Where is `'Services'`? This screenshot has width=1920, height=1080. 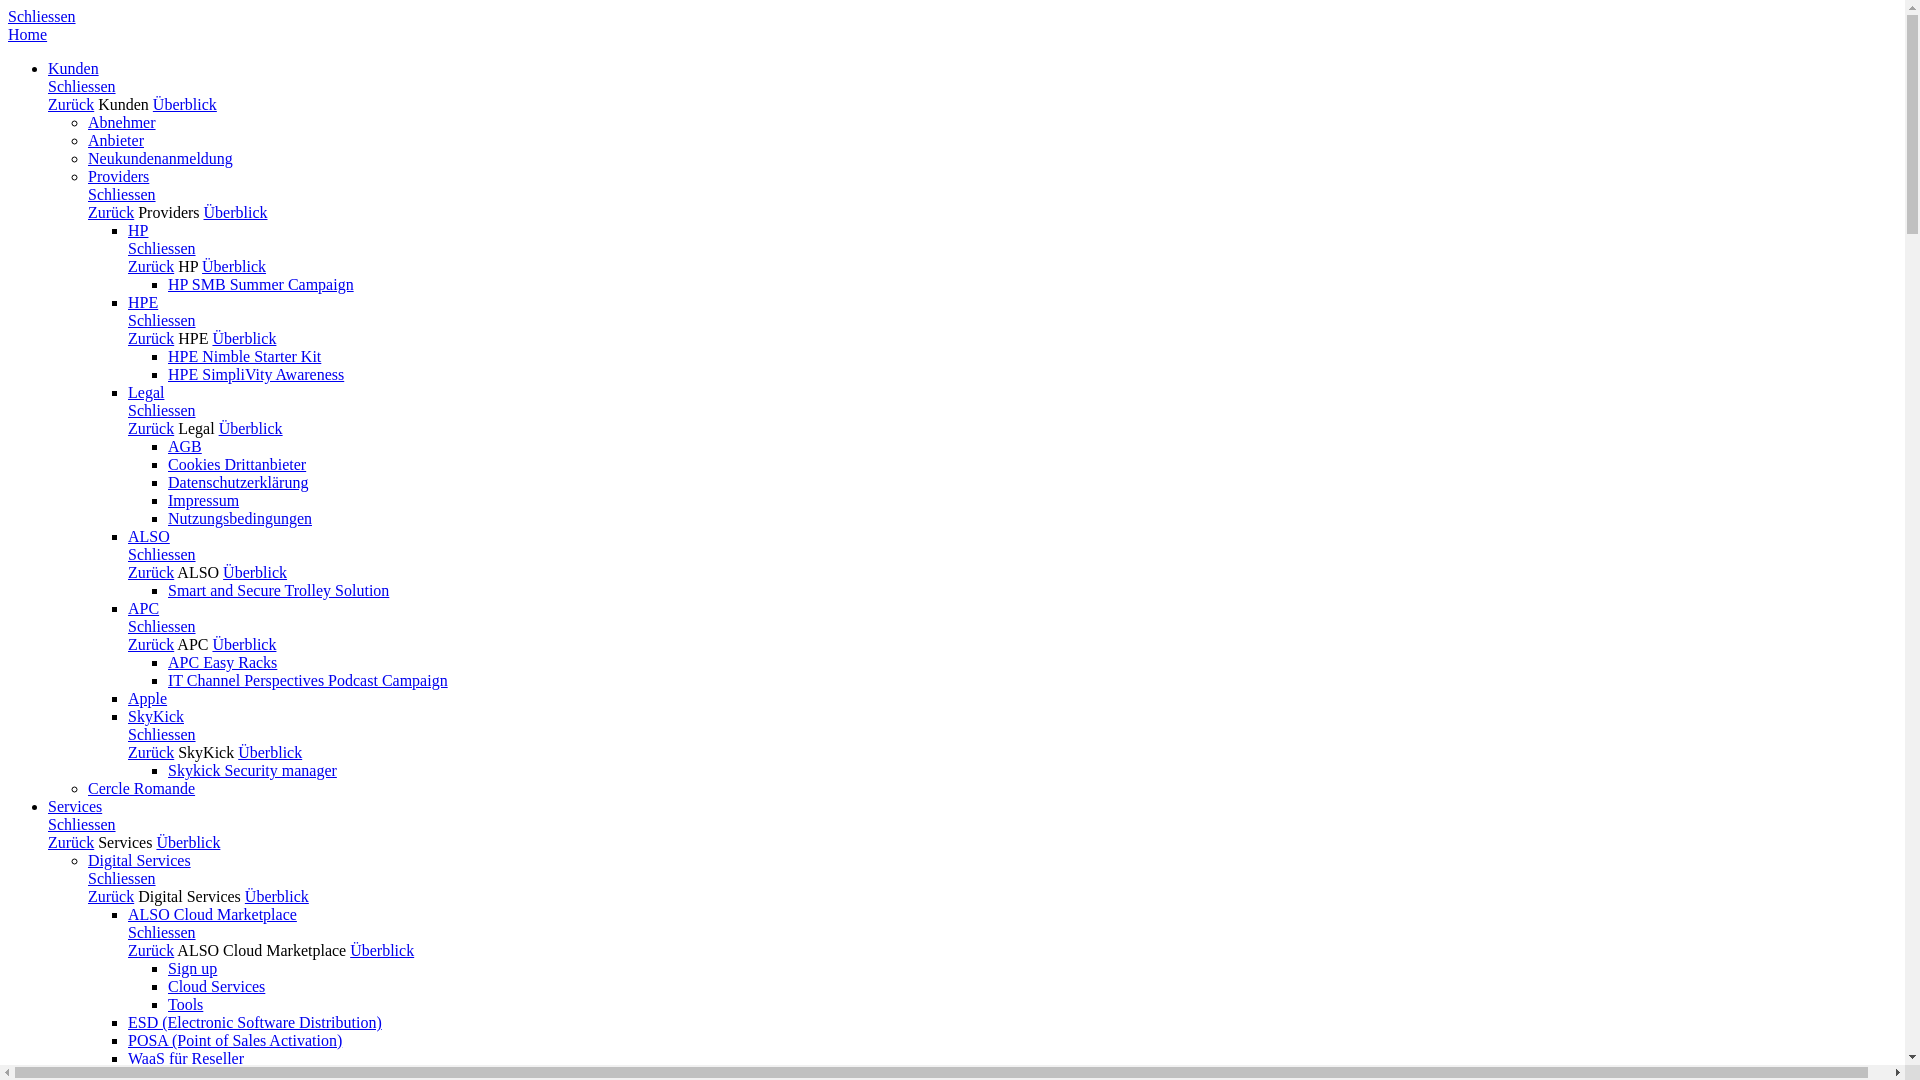
'Services' is located at coordinates (75, 805).